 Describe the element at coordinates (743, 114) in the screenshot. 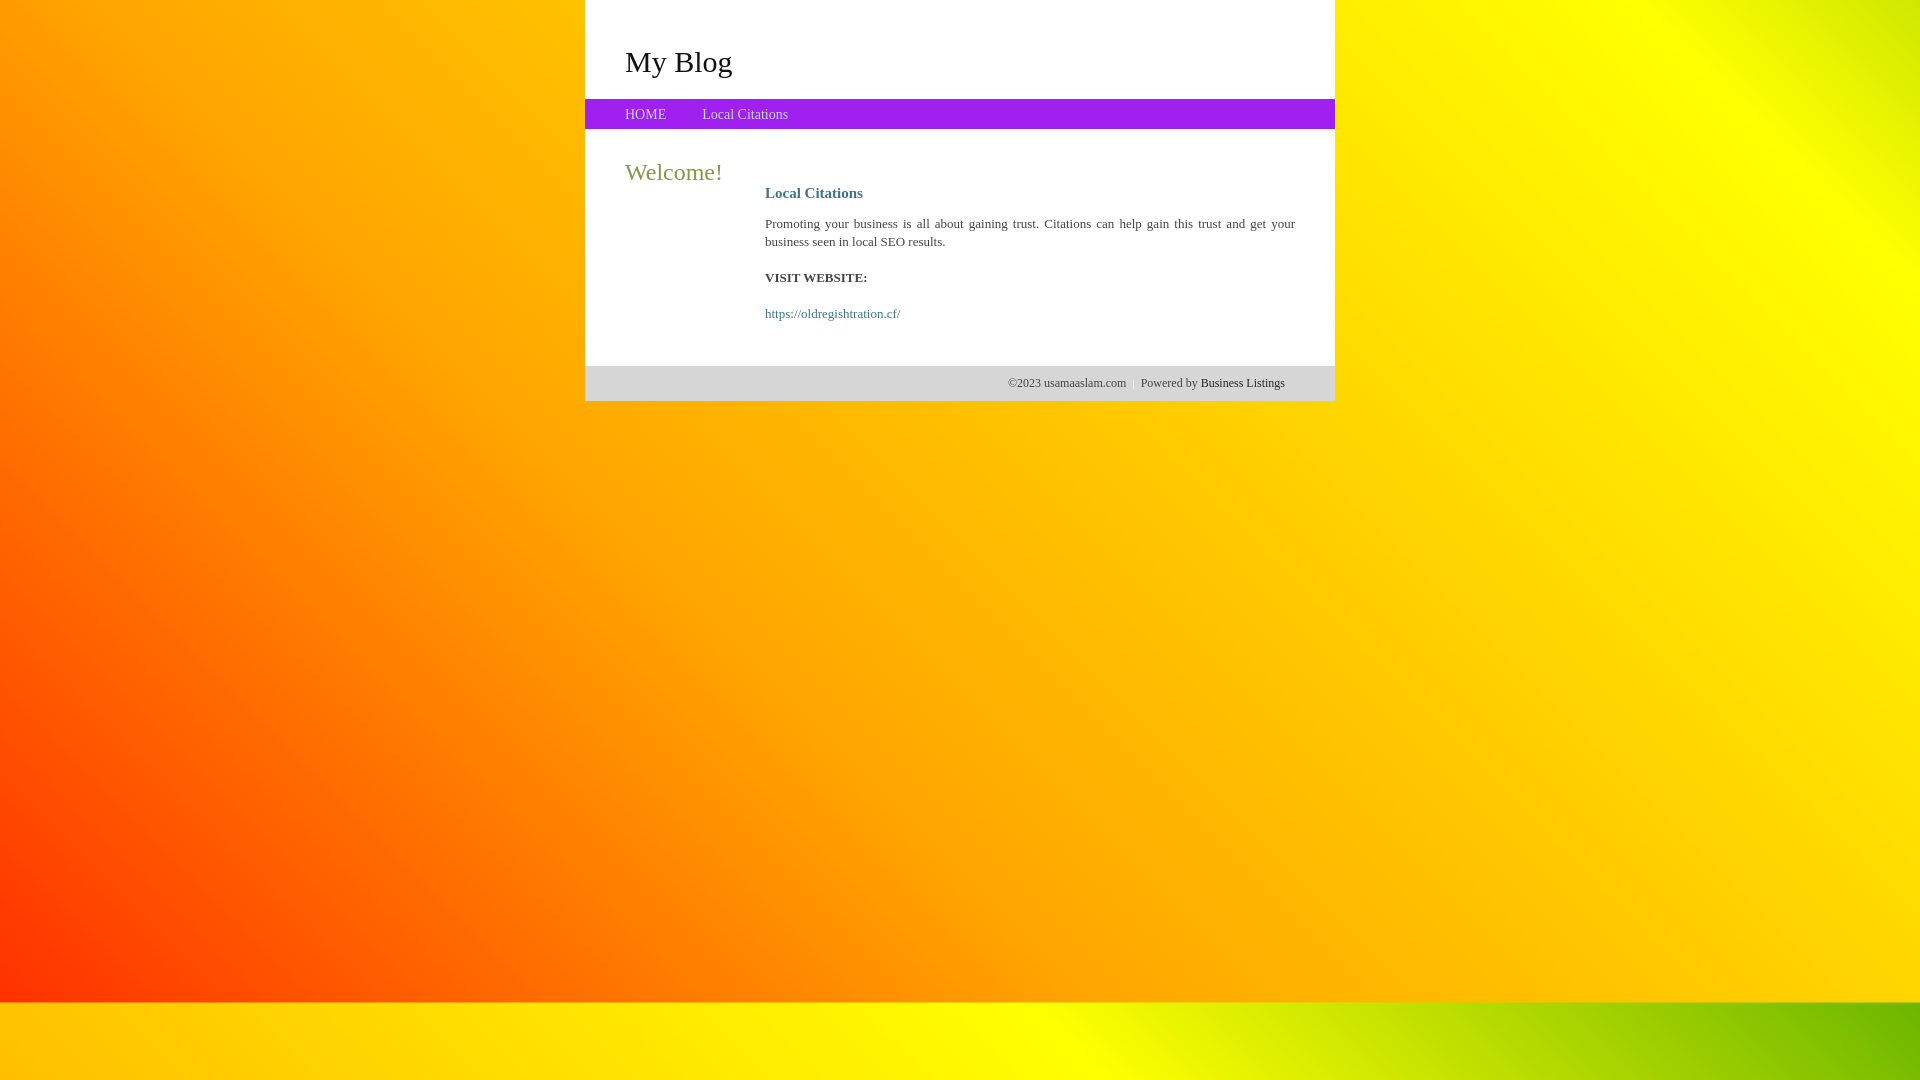

I see `'Local Citations'` at that location.